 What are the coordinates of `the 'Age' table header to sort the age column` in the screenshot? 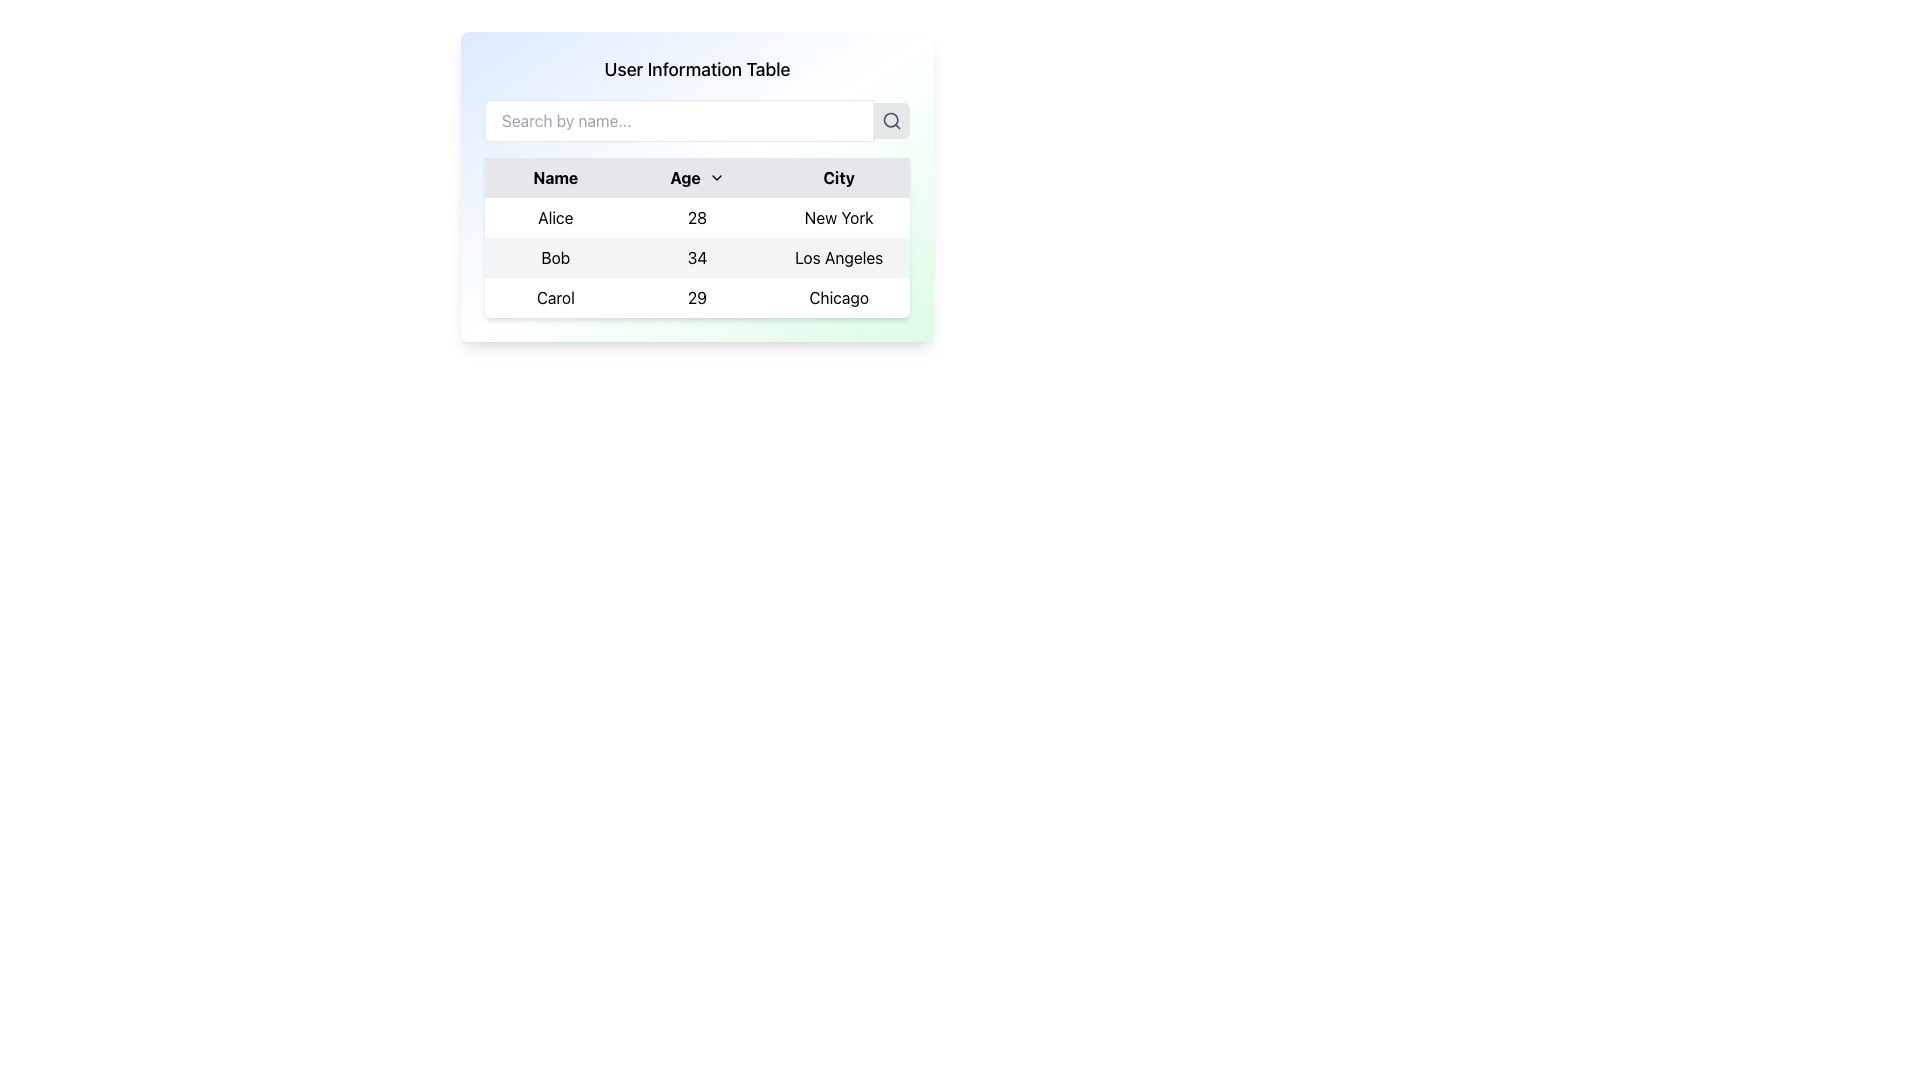 It's located at (697, 186).